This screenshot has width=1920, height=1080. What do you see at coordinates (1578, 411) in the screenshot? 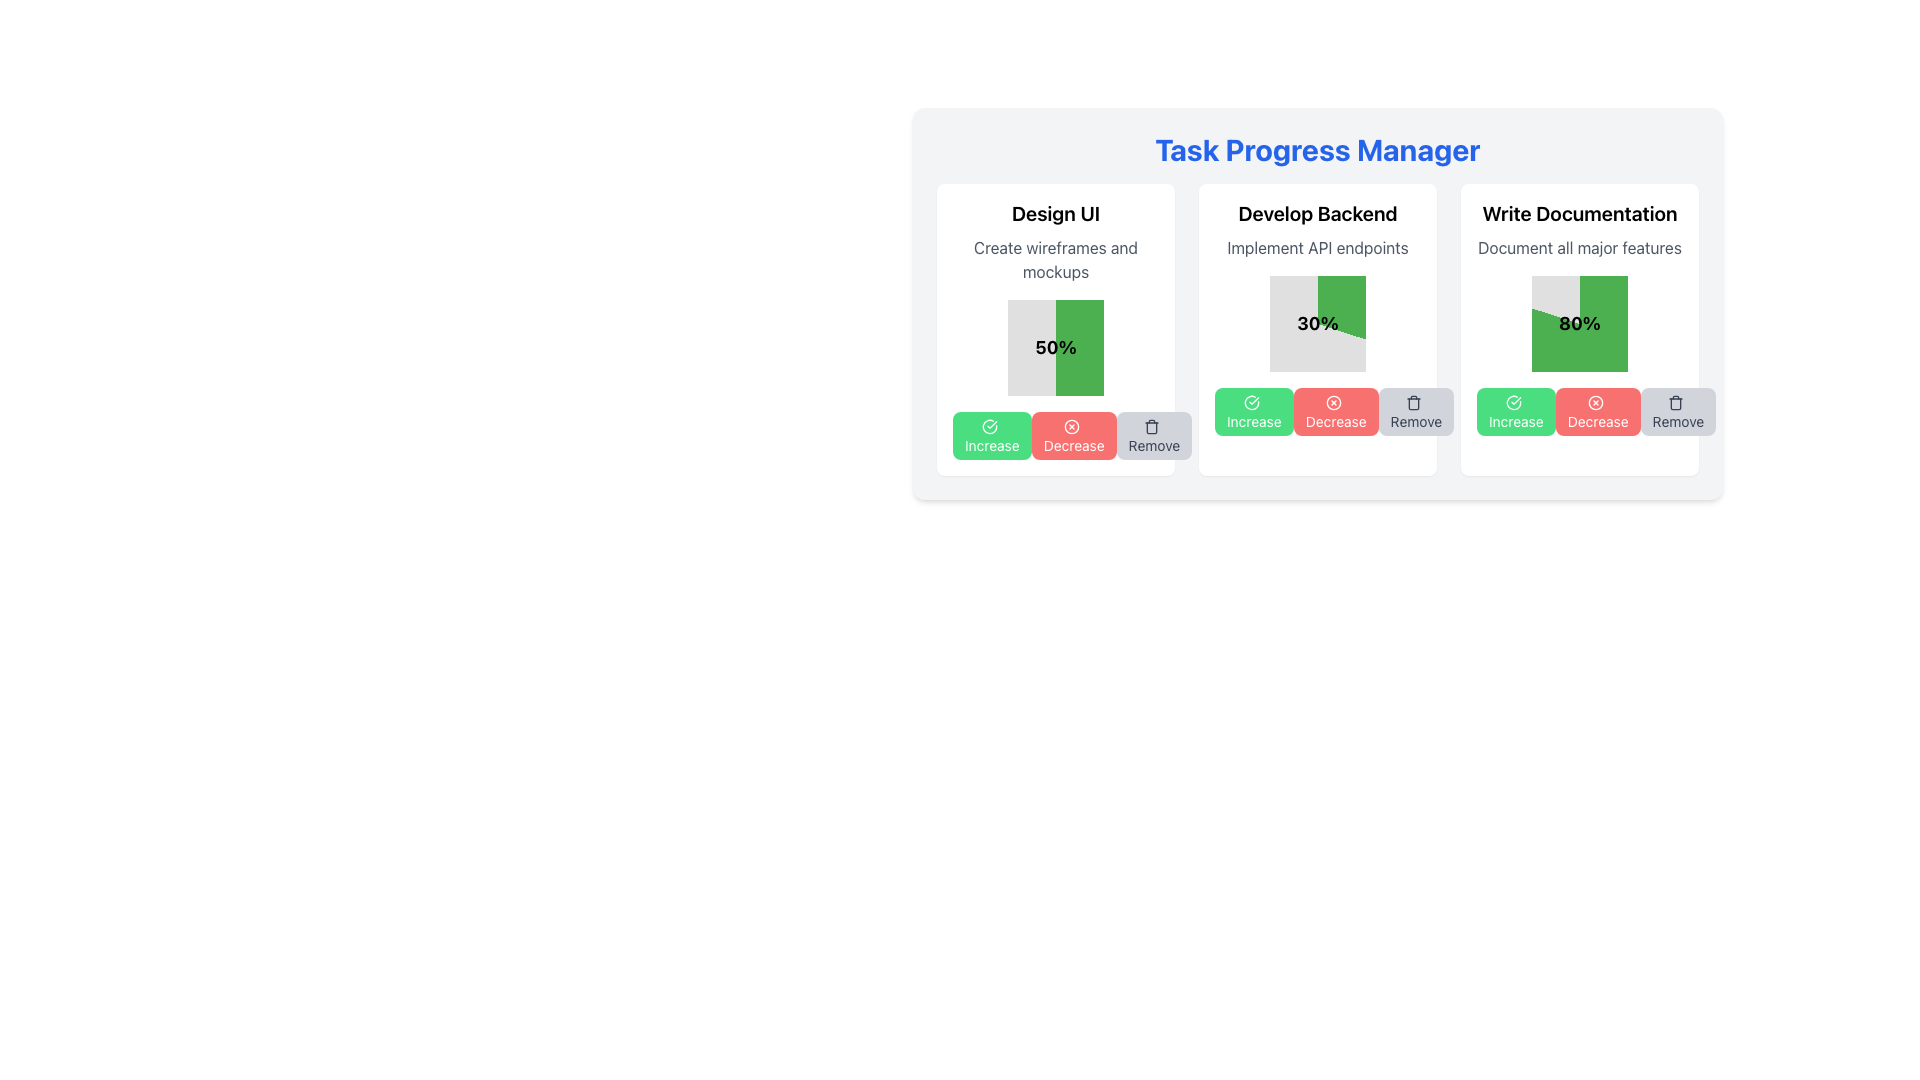
I see `the middle button styled with a red background and white text labeled 'Decrease'` at bounding box center [1578, 411].